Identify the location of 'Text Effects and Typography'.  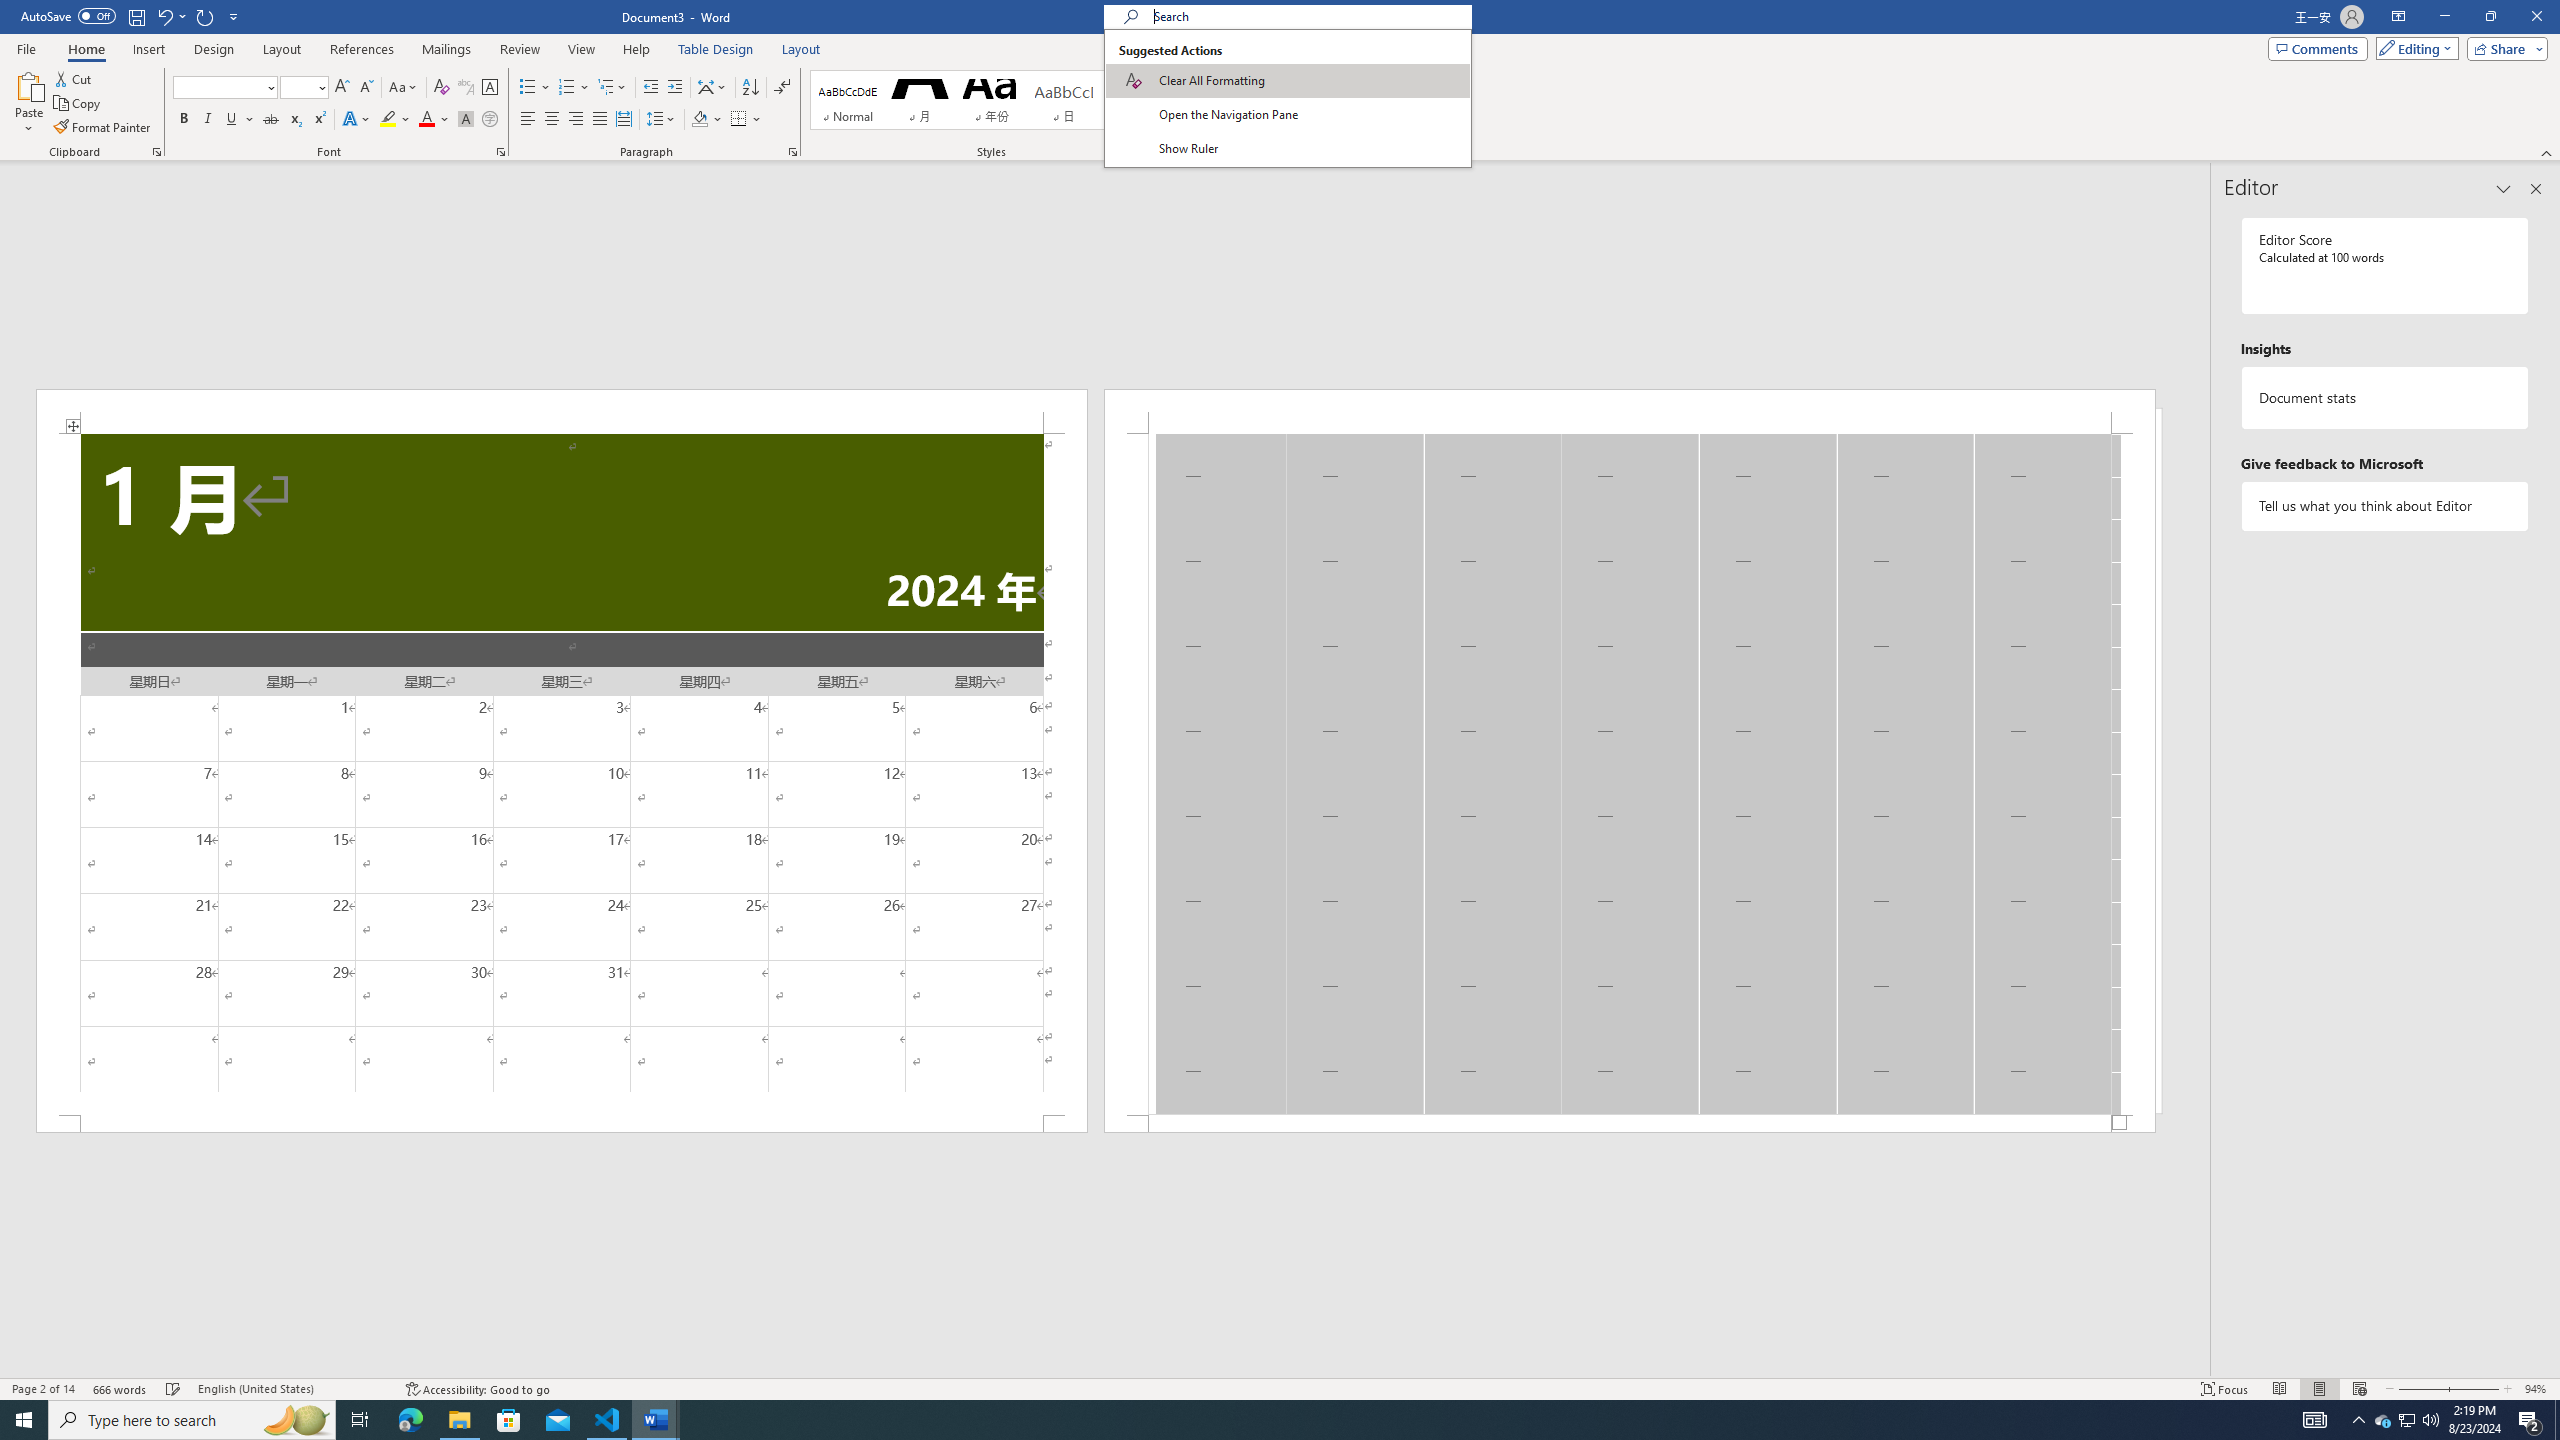
(354, 118).